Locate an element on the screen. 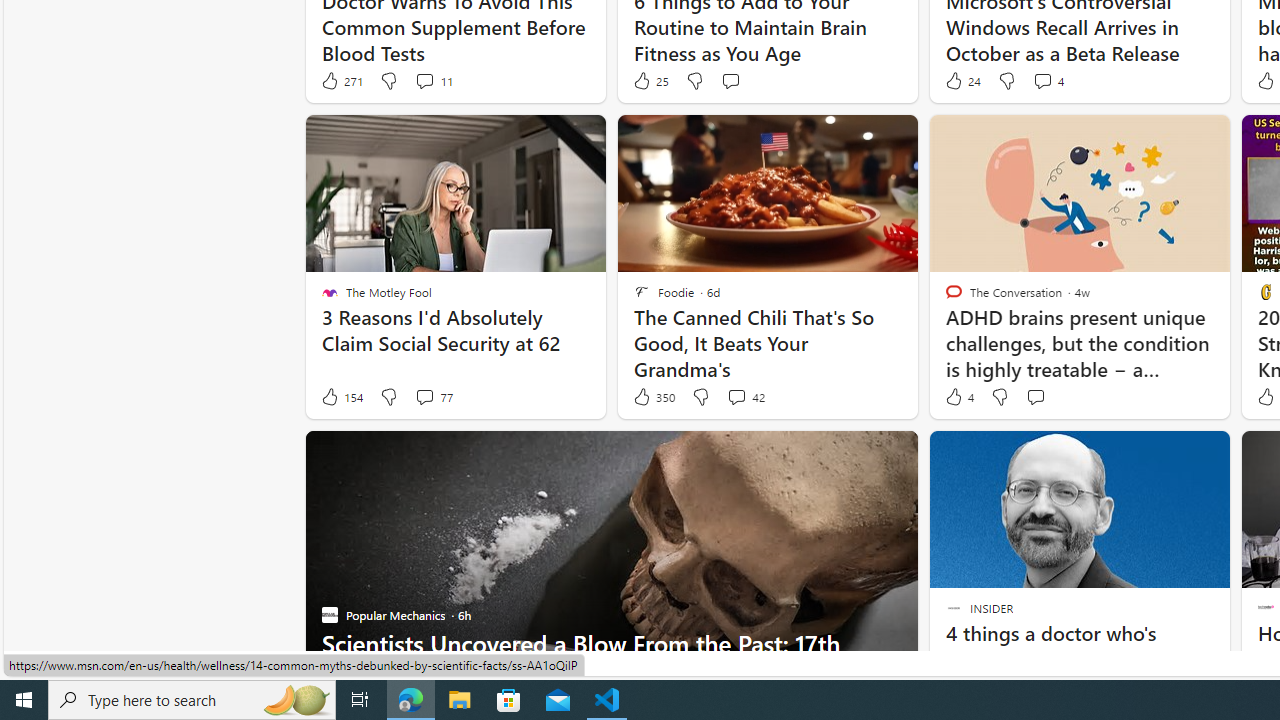 The image size is (1280, 720). 'View comments 4 Comment' is located at coordinates (1047, 80).